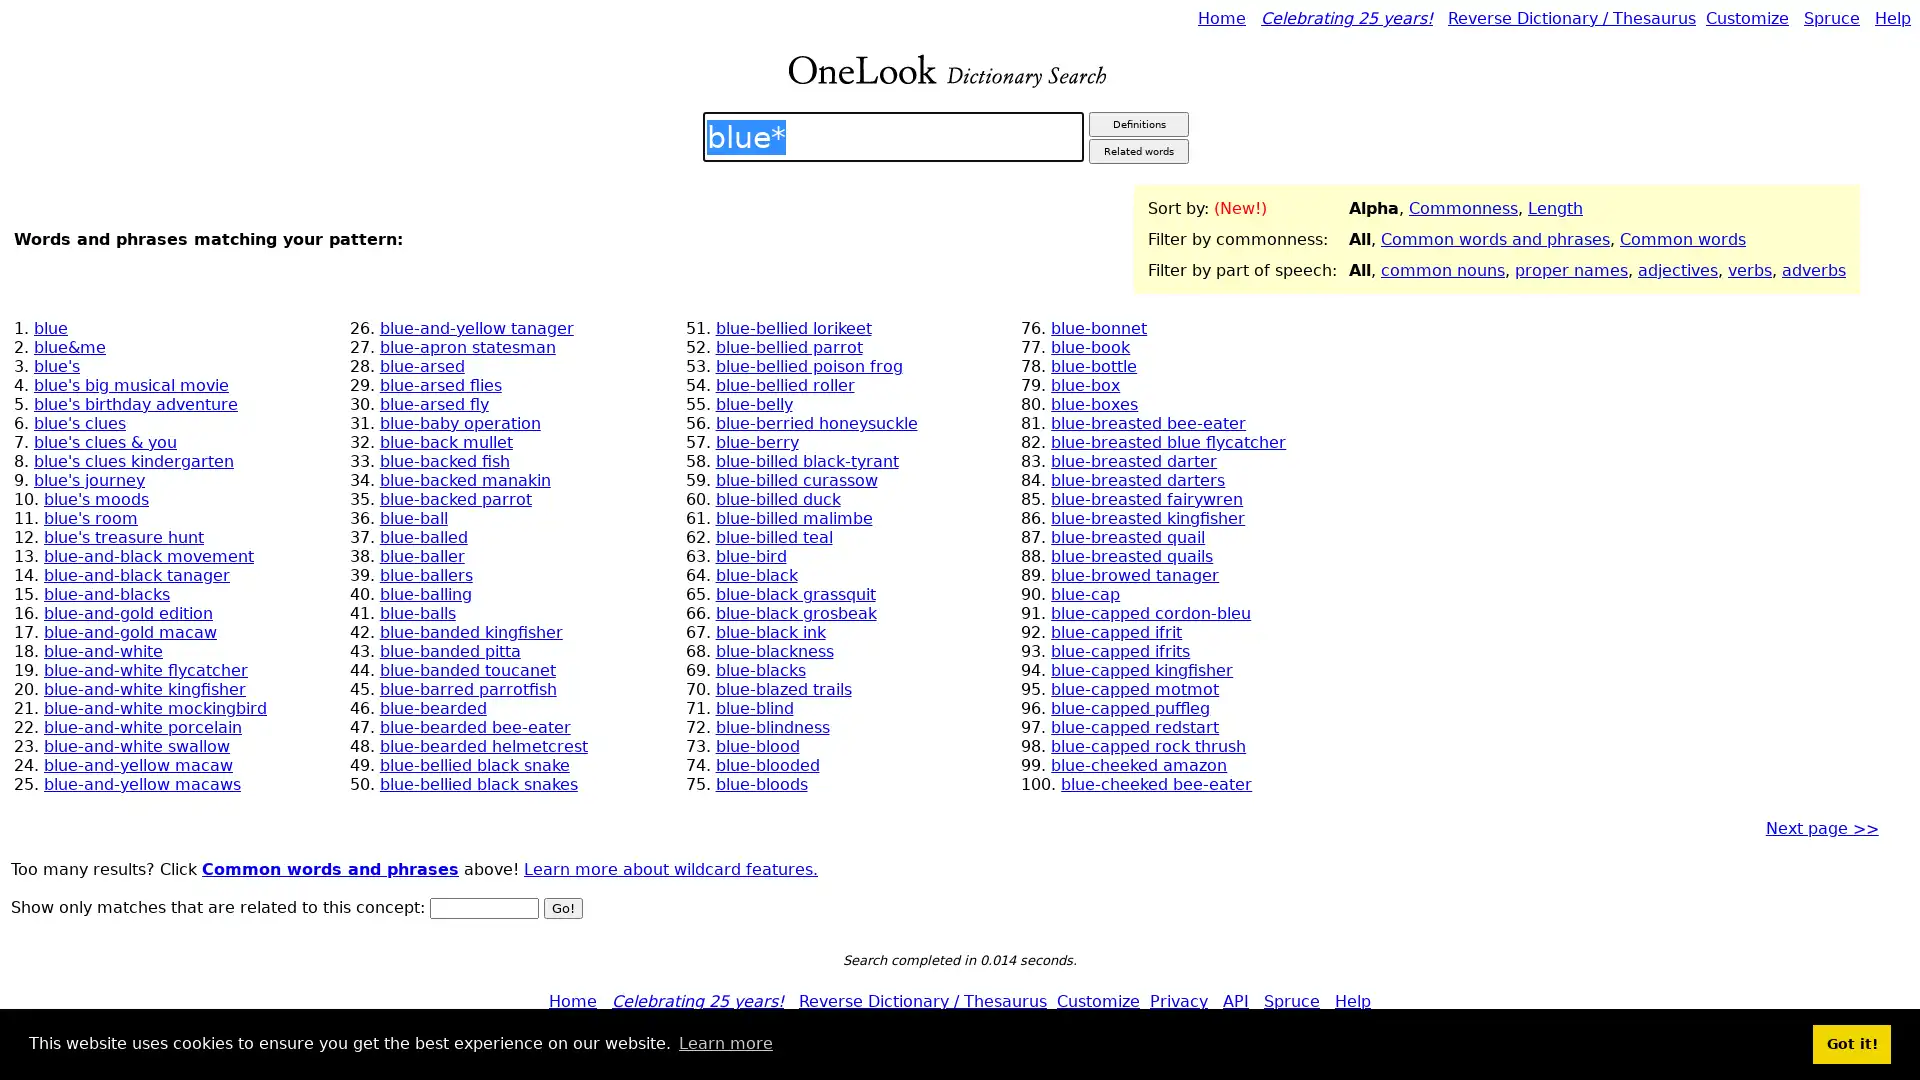 Image resolution: width=1920 pixels, height=1080 pixels. Describe the element at coordinates (562, 908) in the screenshot. I see `Go!` at that location.